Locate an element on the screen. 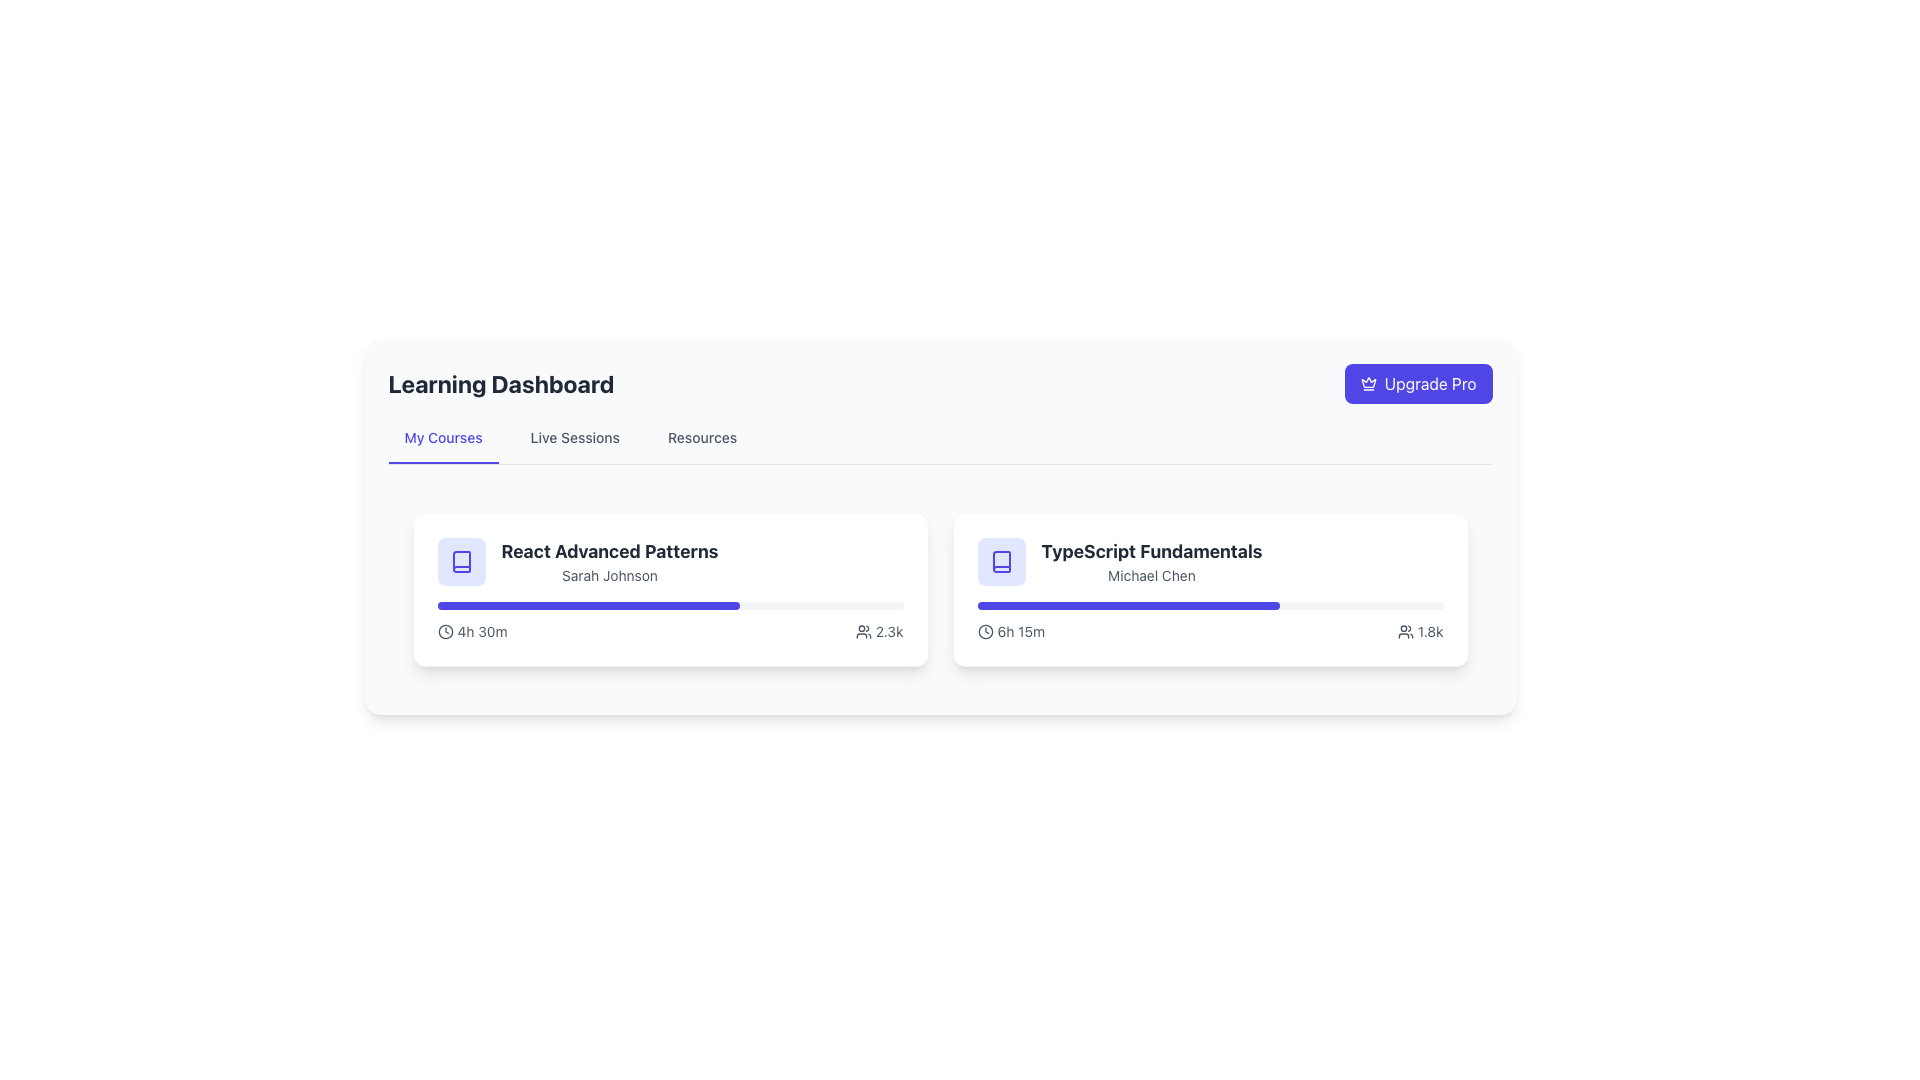 The height and width of the screenshot is (1080, 1920). the icon depicting two user figures, which is located next to the '1.8k' text within the 'TypeScript Fundamentals' card is located at coordinates (1404, 632).